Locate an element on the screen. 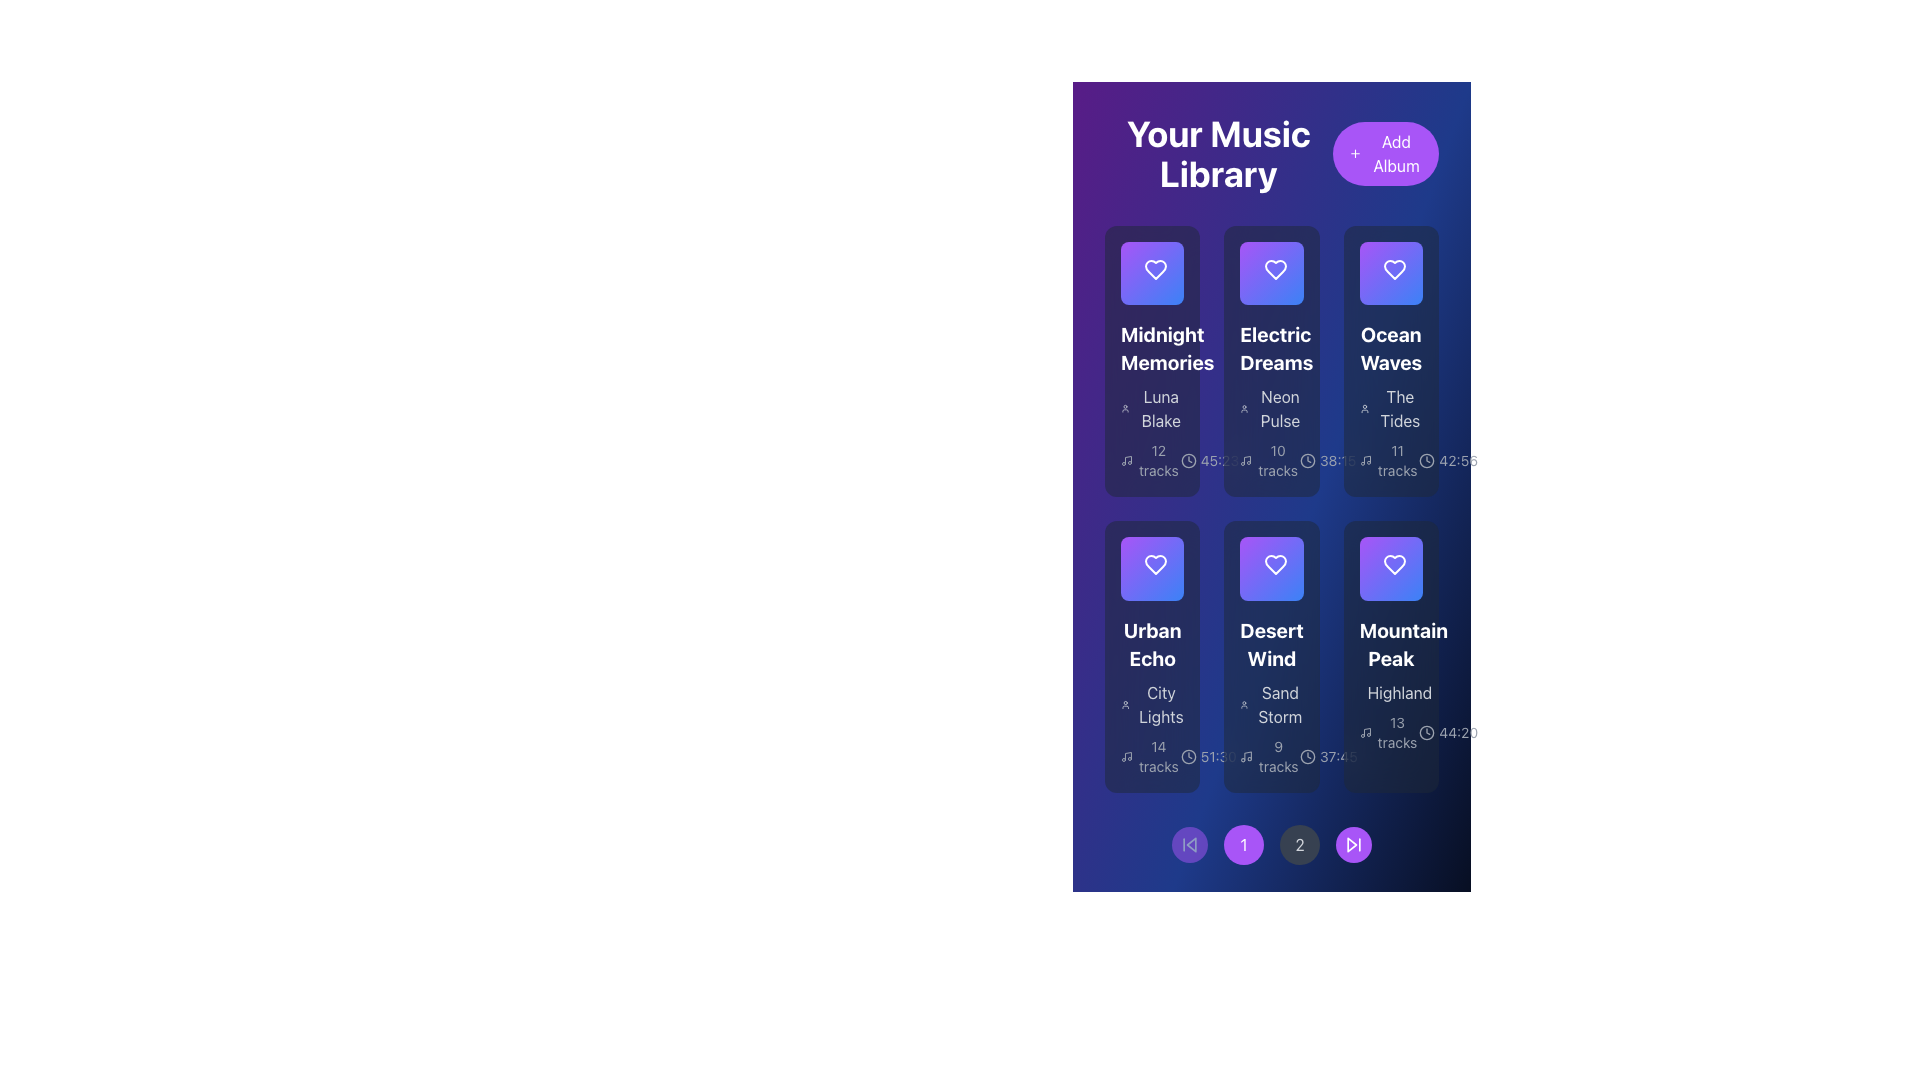 This screenshot has width=1920, height=1080. the small graphical music icon featuring a note symbol, located below the album 'Electric Dreams' in the second column of the grid is located at coordinates (1245, 461).